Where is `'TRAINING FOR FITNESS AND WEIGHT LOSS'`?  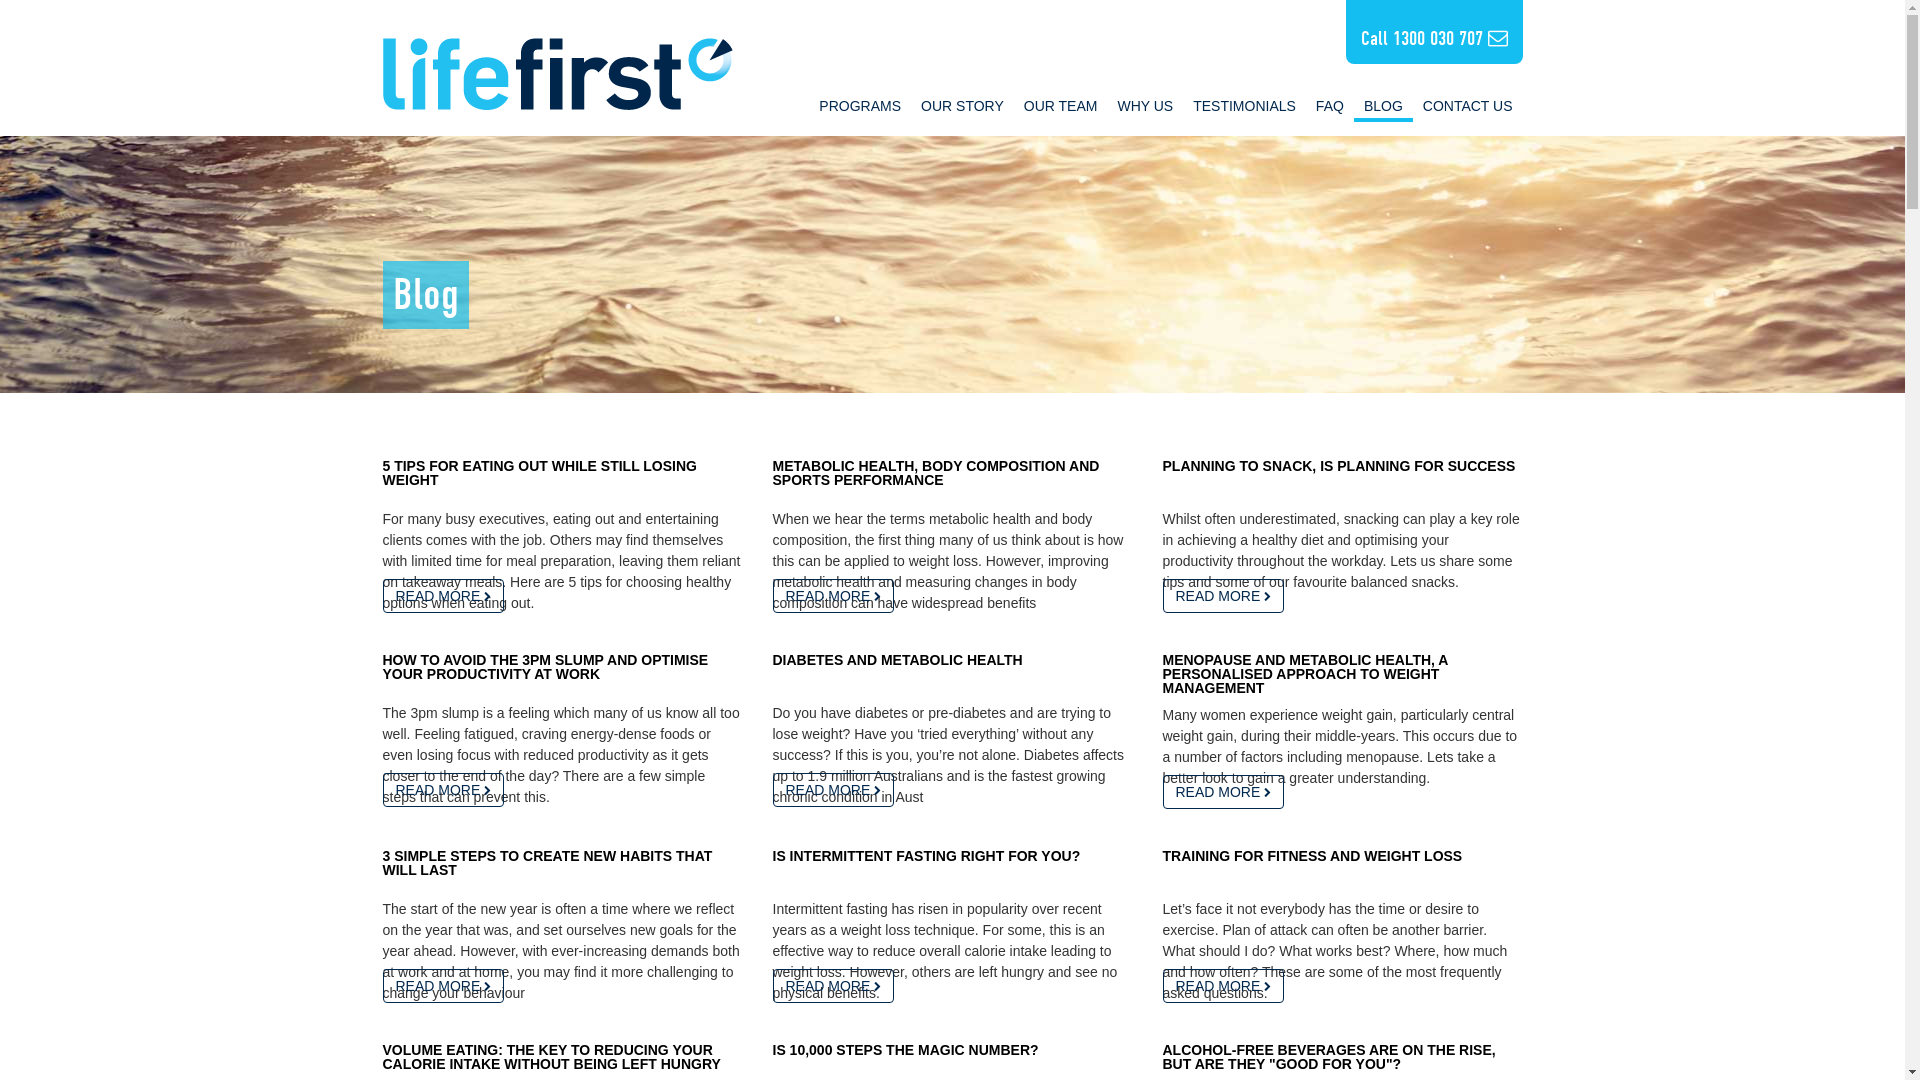
'TRAINING FOR FITNESS AND WEIGHT LOSS' is located at coordinates (1311, 855).